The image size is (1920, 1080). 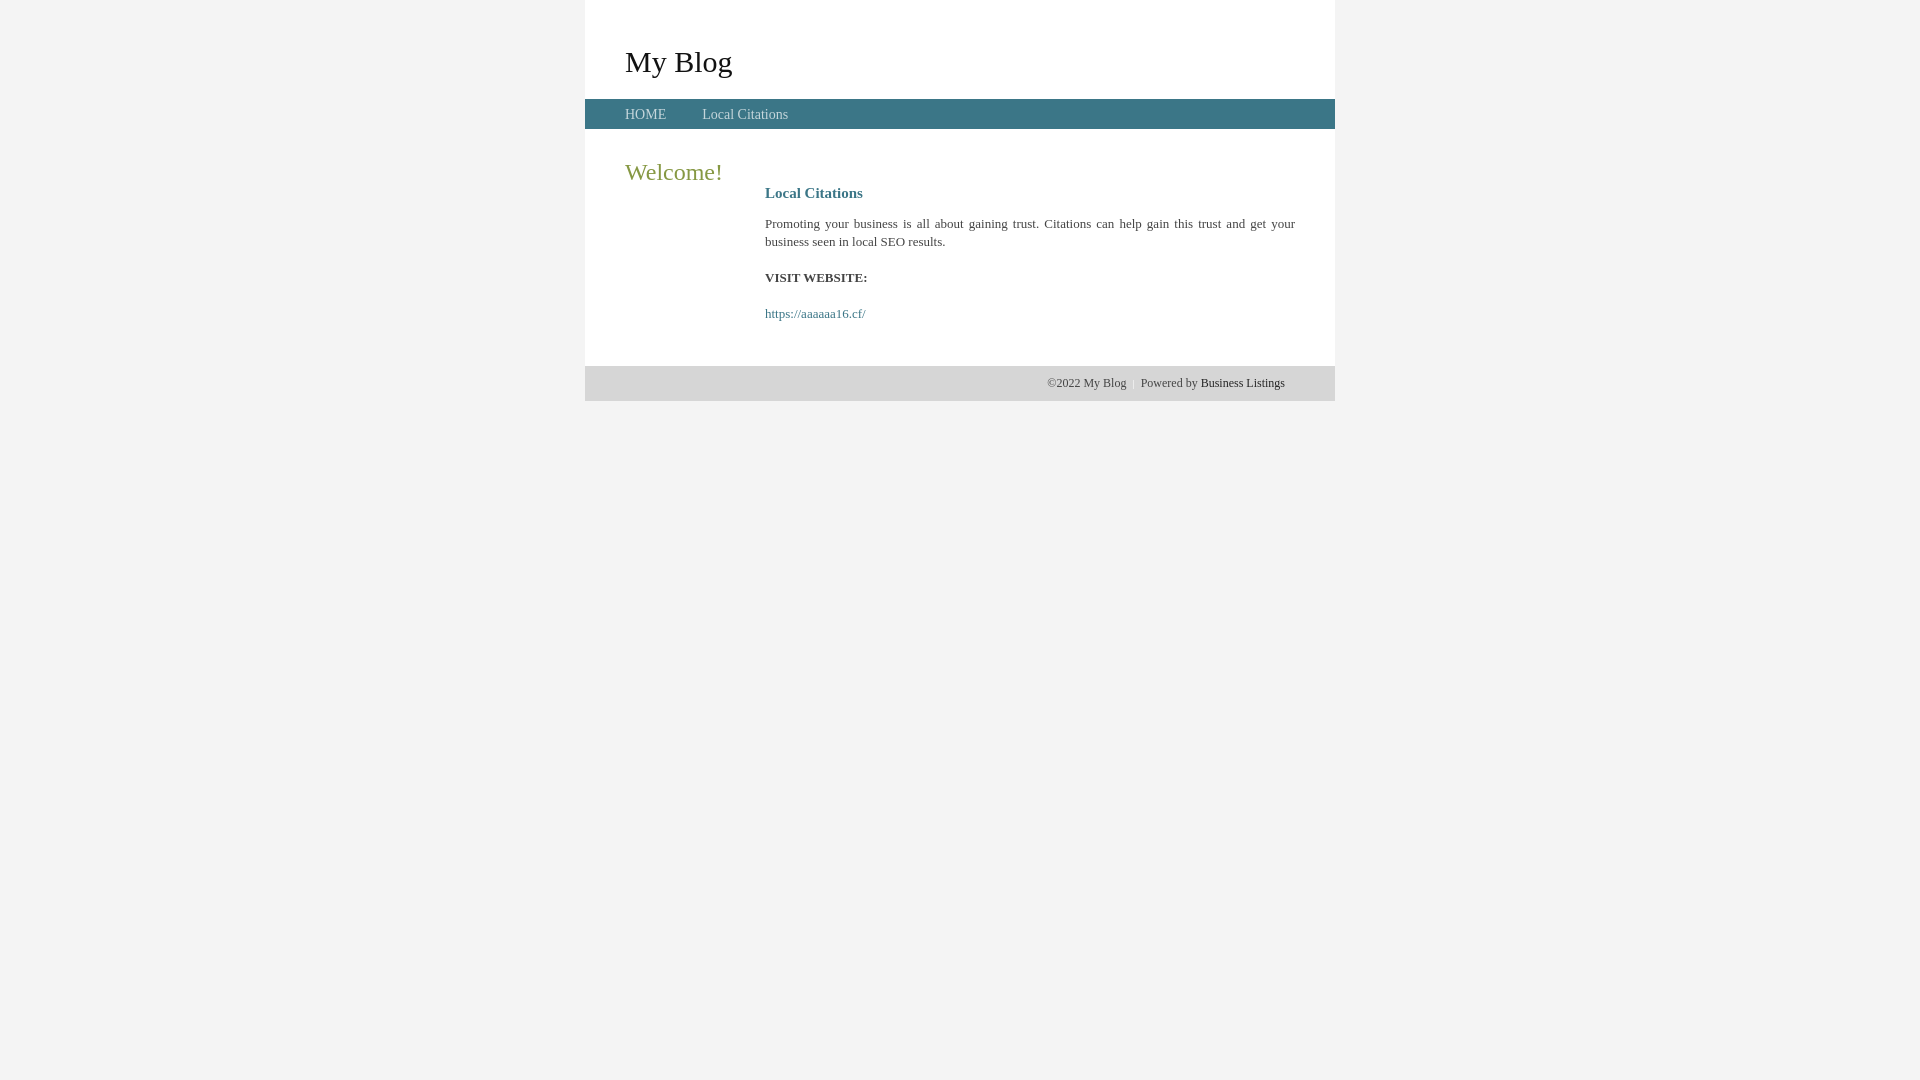 I want to click on 'My Blog', so click(x=678, y=60).